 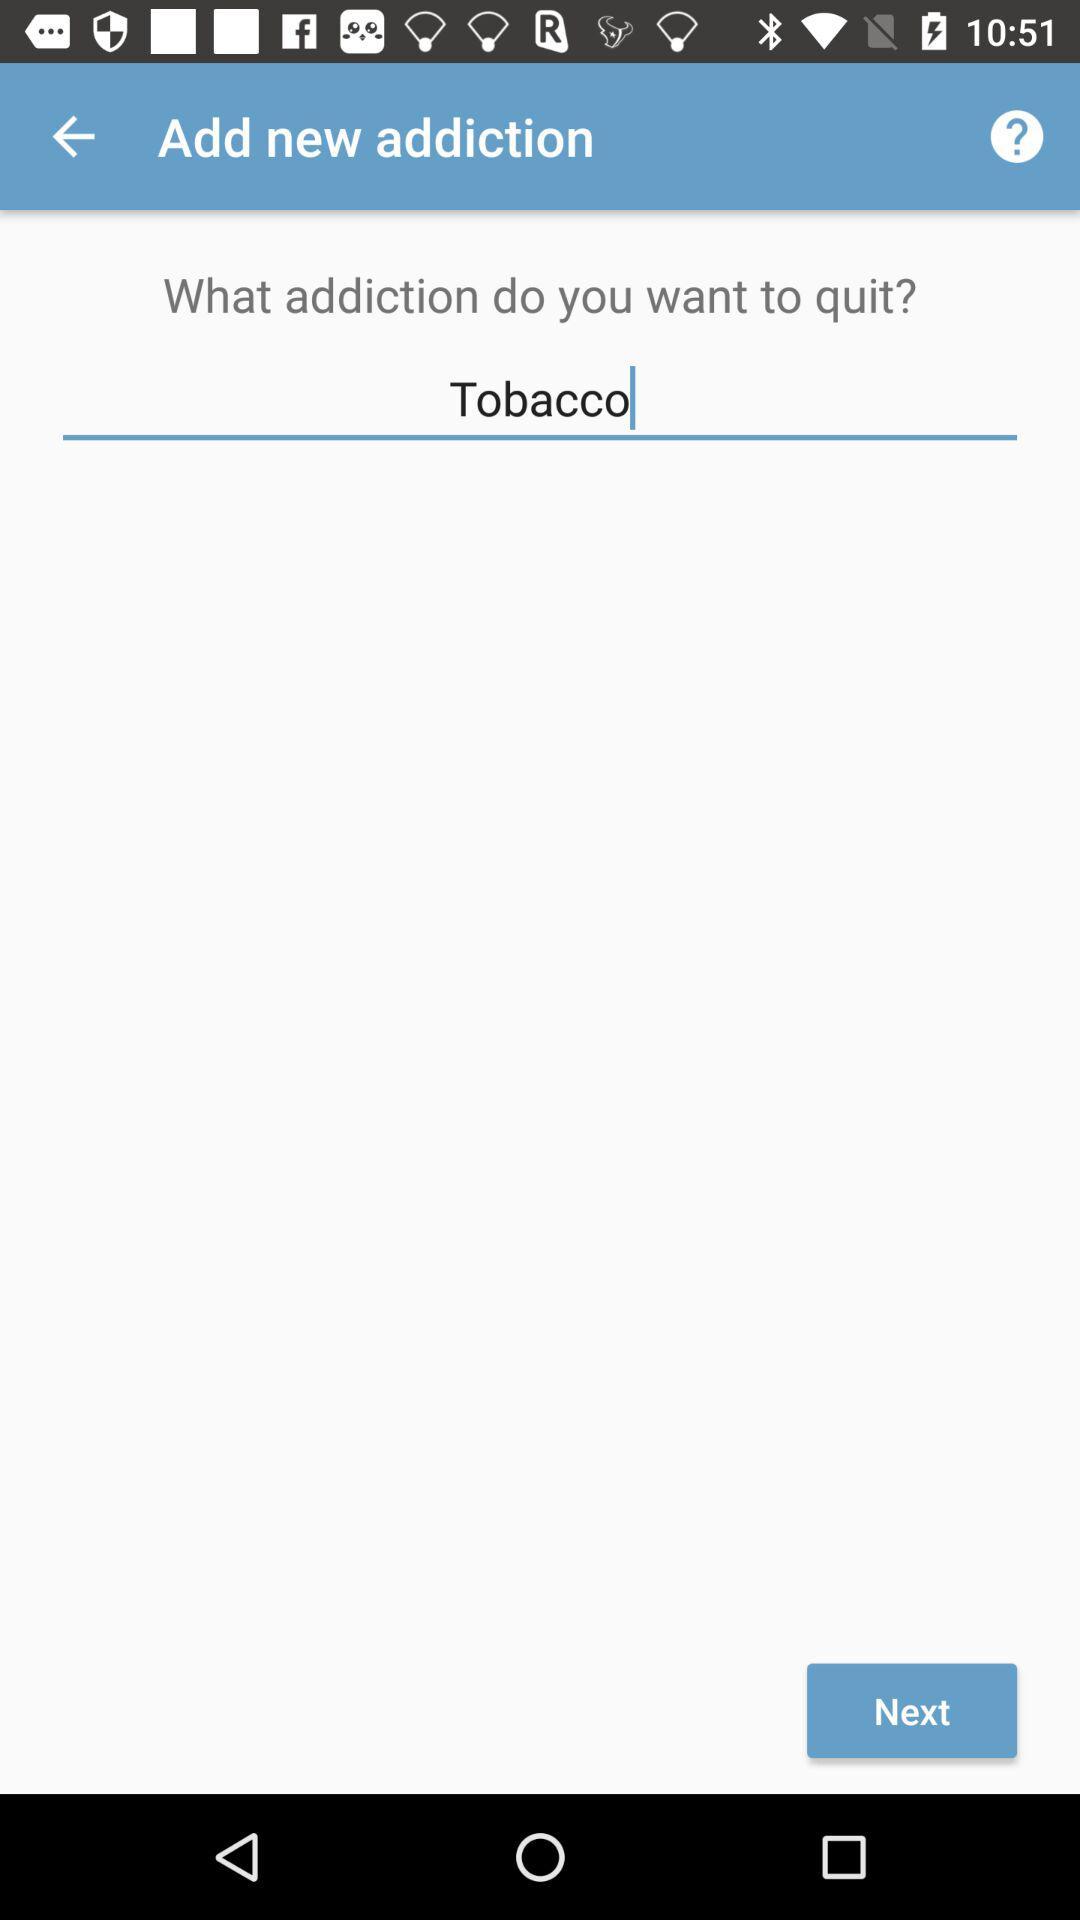 I want to click on app next to the add new addiction, so click(x=72, y=135).